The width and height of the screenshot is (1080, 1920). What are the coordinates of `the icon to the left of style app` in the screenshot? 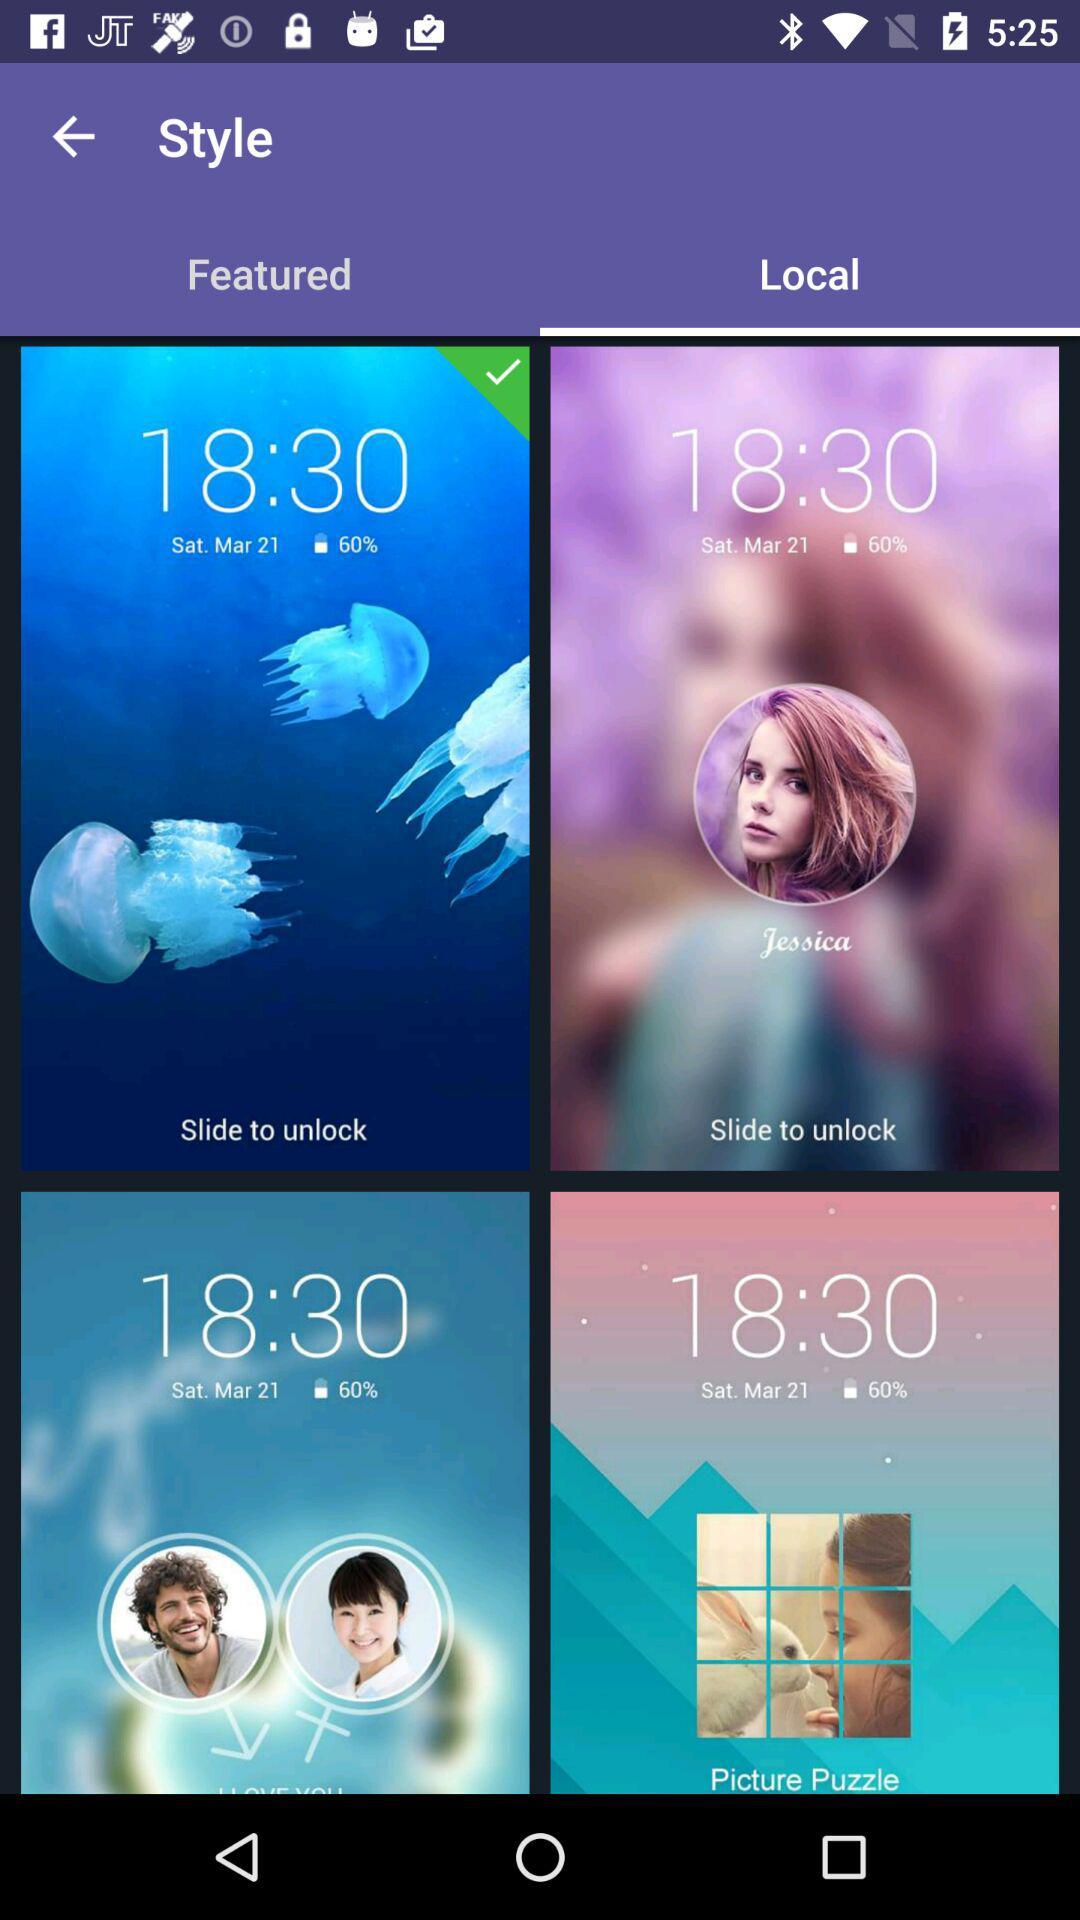 It's located at (72, 135).